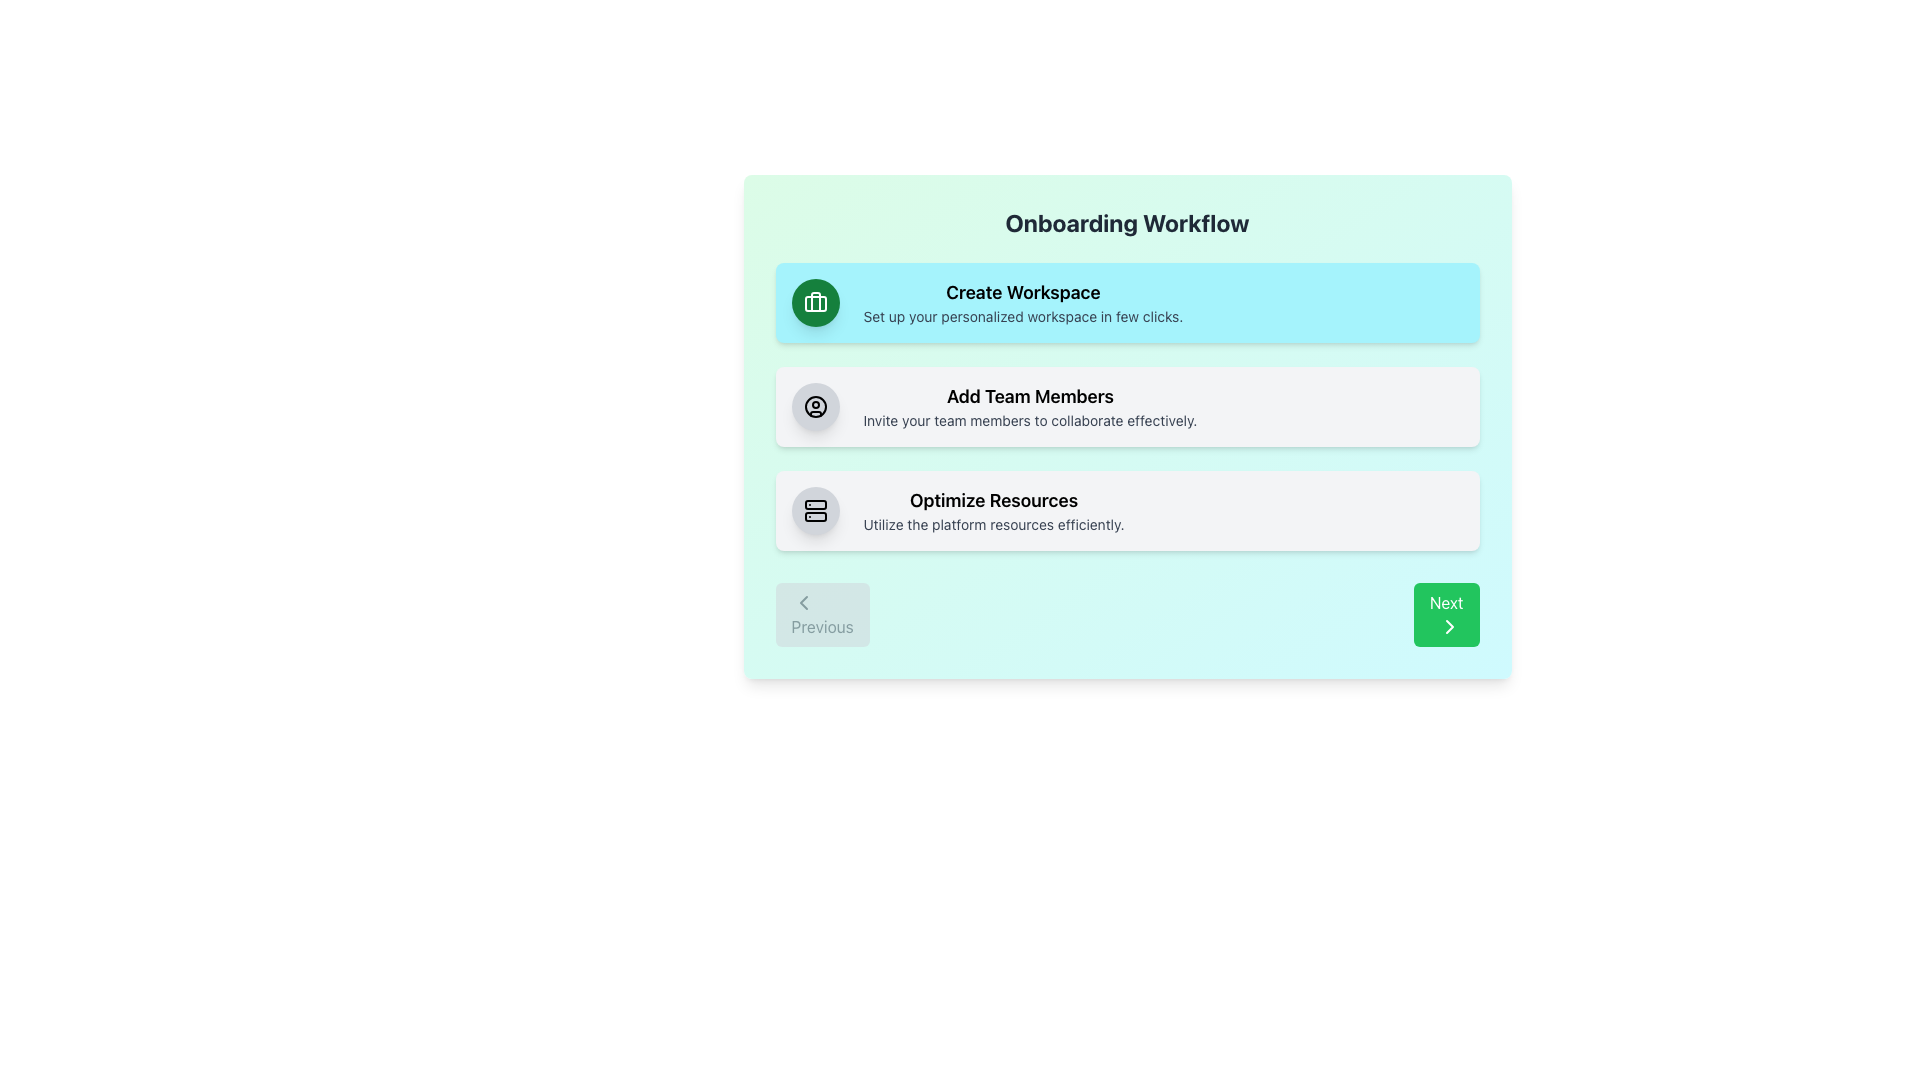  I want to click on the circular icon with a user silhouette symbol in the 'Onboarding Workflow' section, located to the left of the 'Add Team Members' text, so click(815, 406).